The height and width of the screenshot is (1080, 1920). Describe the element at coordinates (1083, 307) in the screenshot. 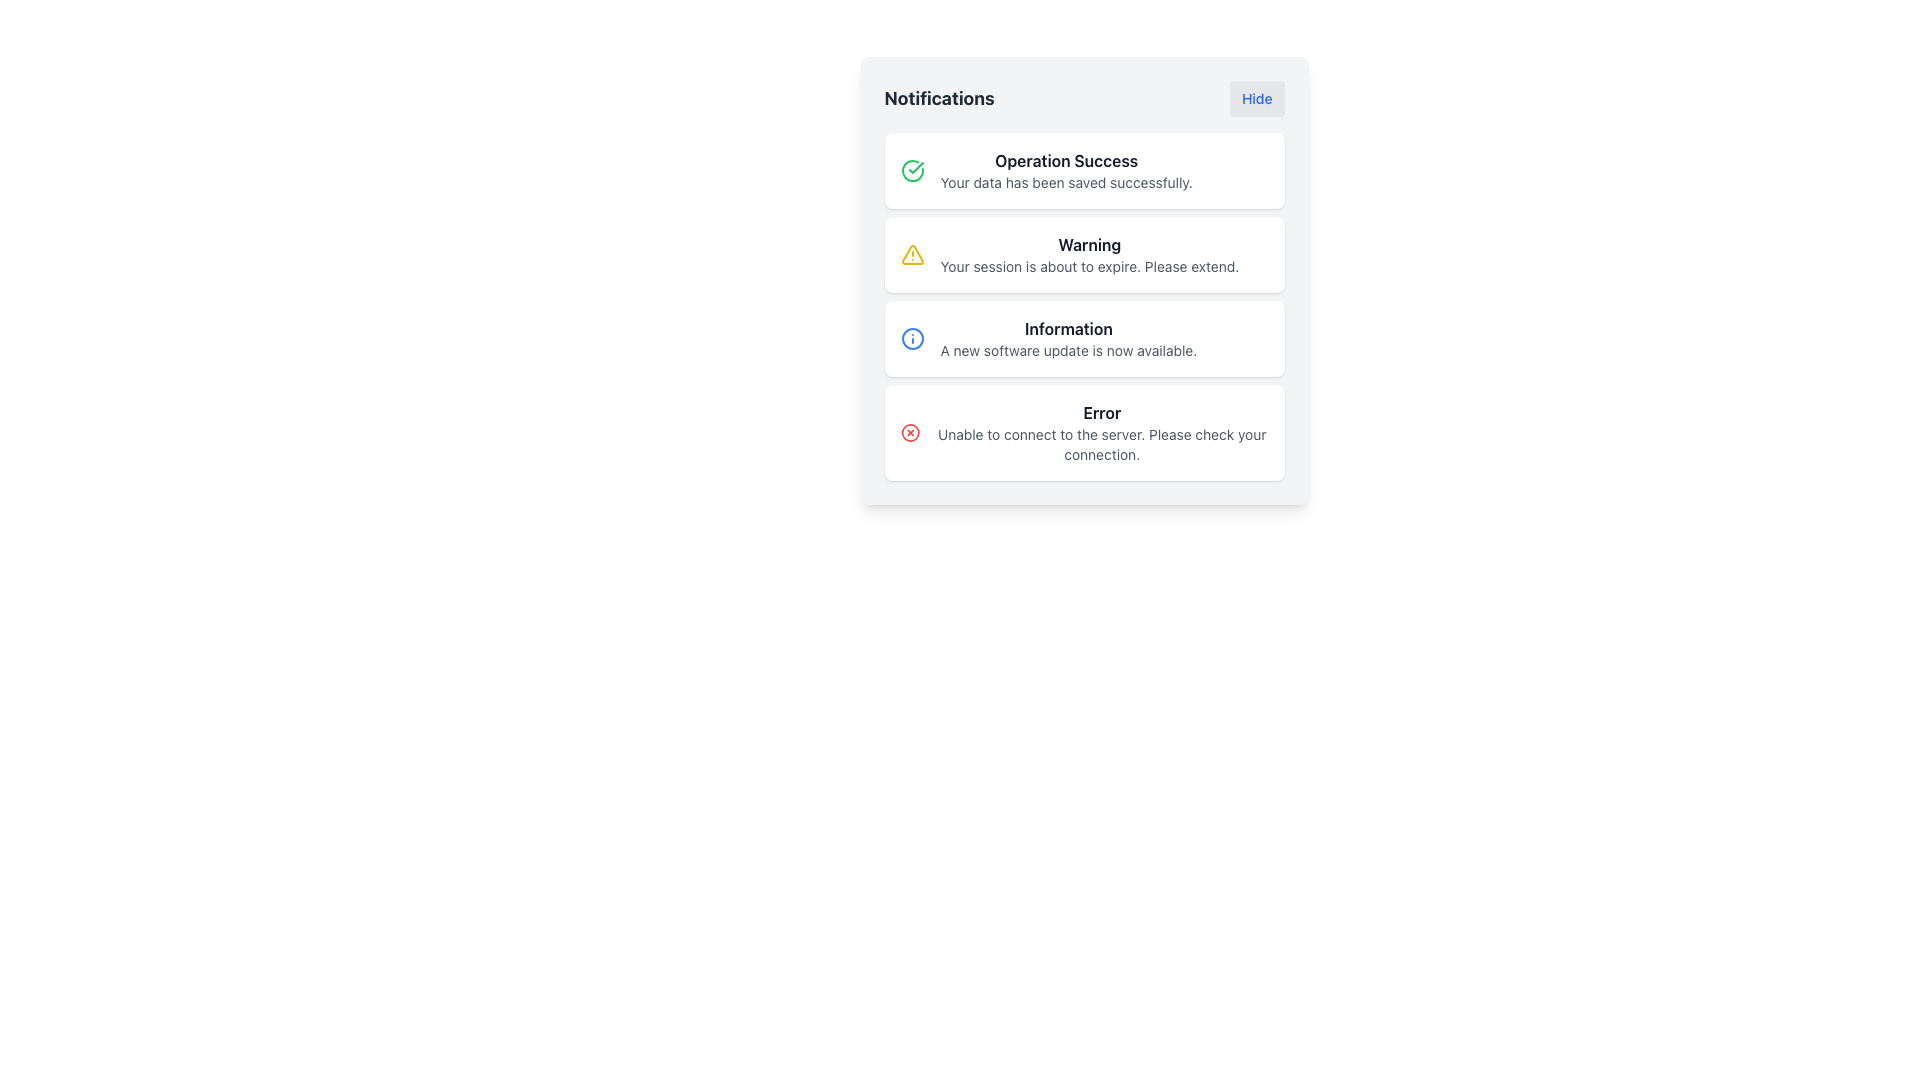

I see `notifications from the third item in the Notification Group, which is located inside the card labeled 'Notifications'` at that location.